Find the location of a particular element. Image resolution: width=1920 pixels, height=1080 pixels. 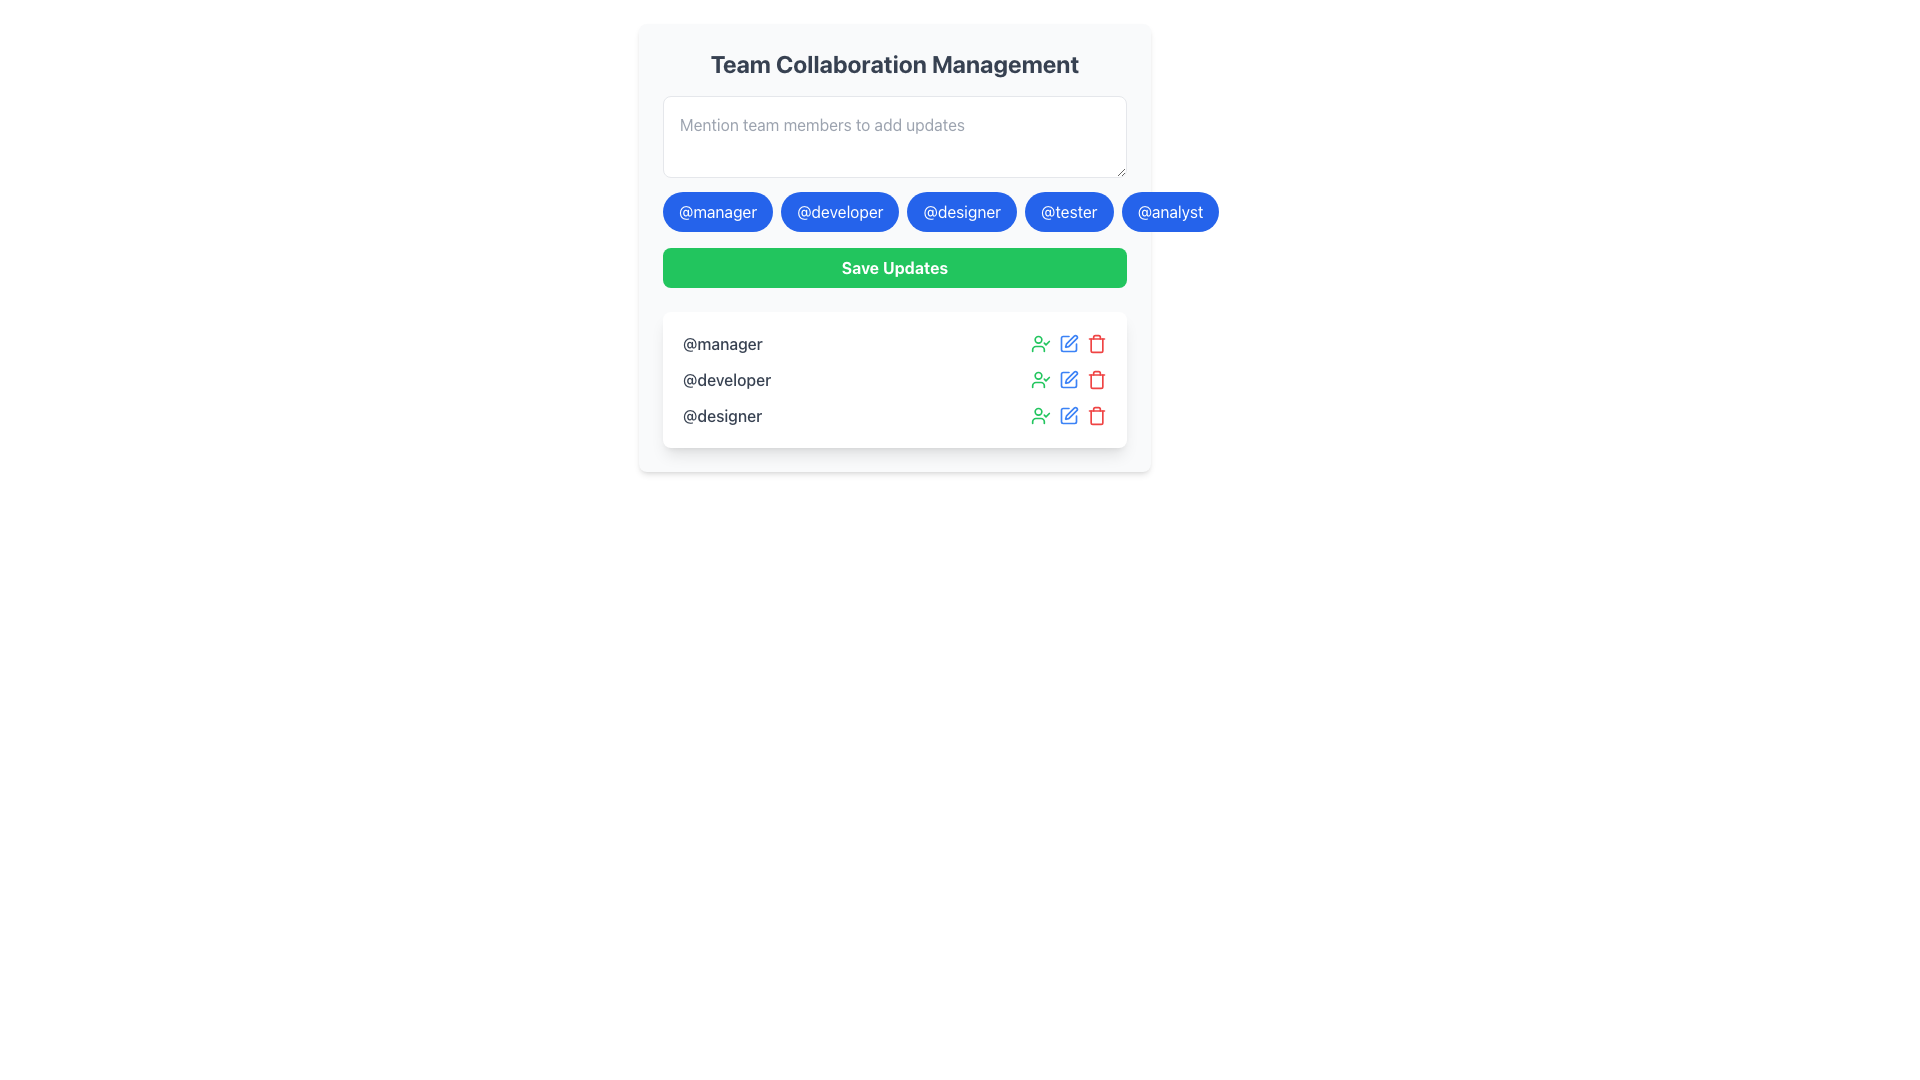

the red outlined trash can icon in the third row of user entries to initiate the delete action is located at coordinates (1096, 415).